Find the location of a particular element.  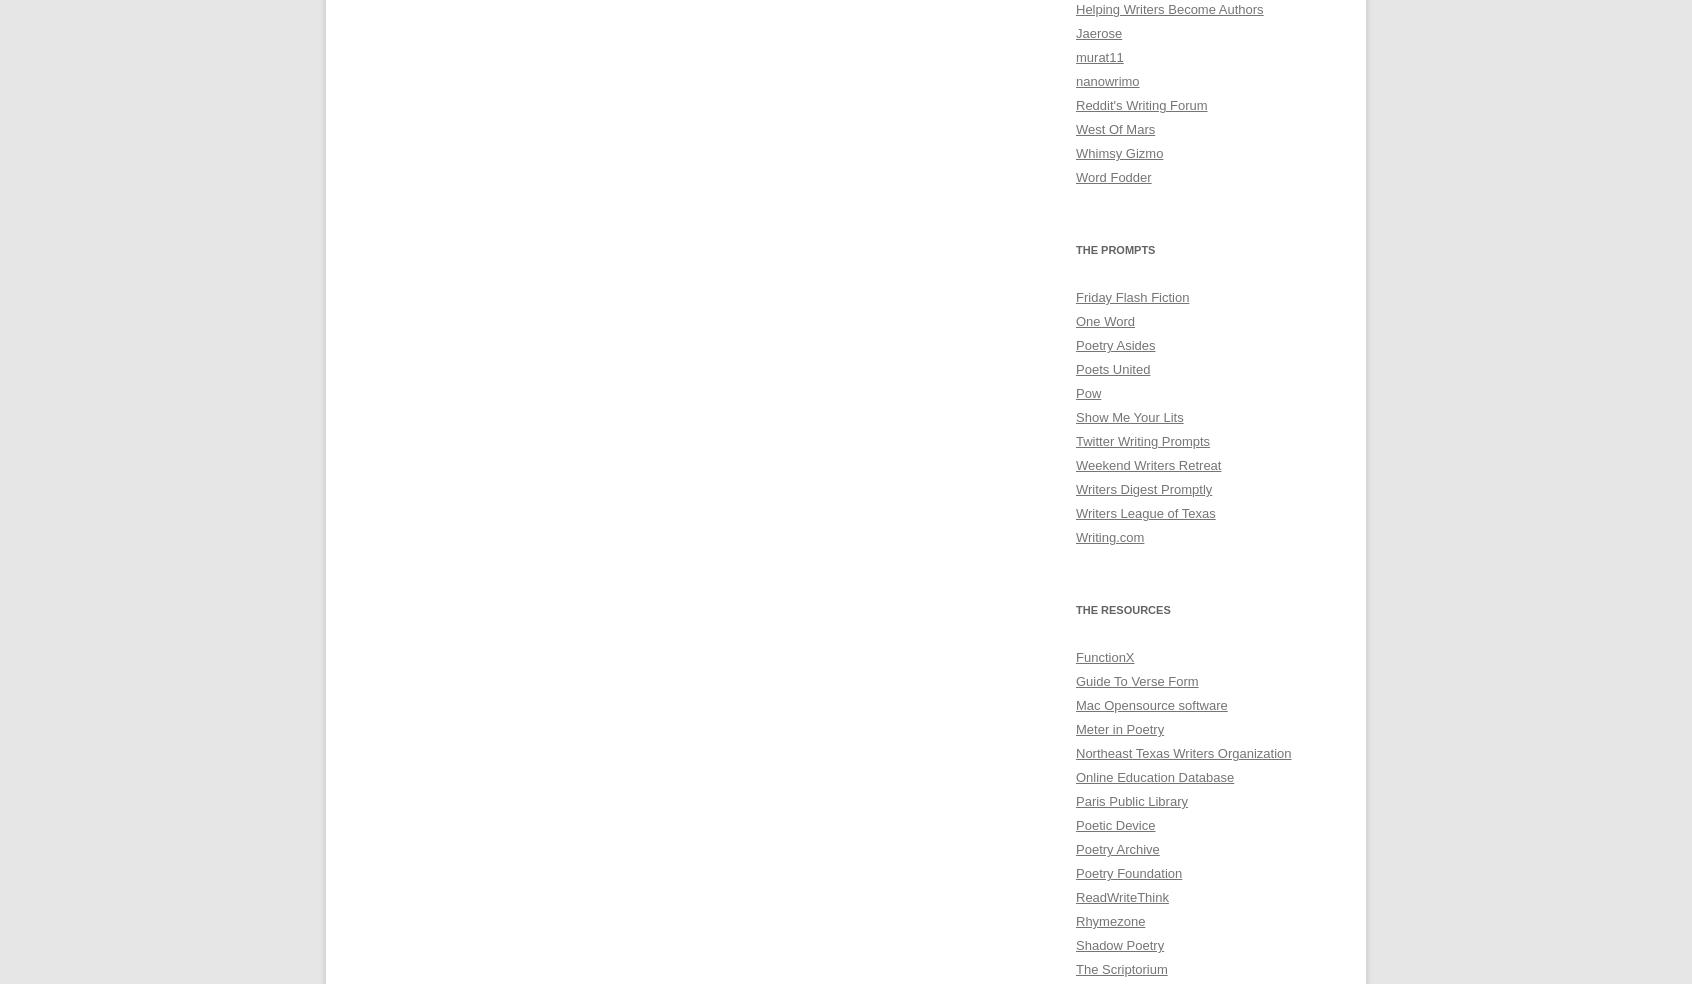

'Whimsy Gizmo' is located at coordinates (1119, 153).